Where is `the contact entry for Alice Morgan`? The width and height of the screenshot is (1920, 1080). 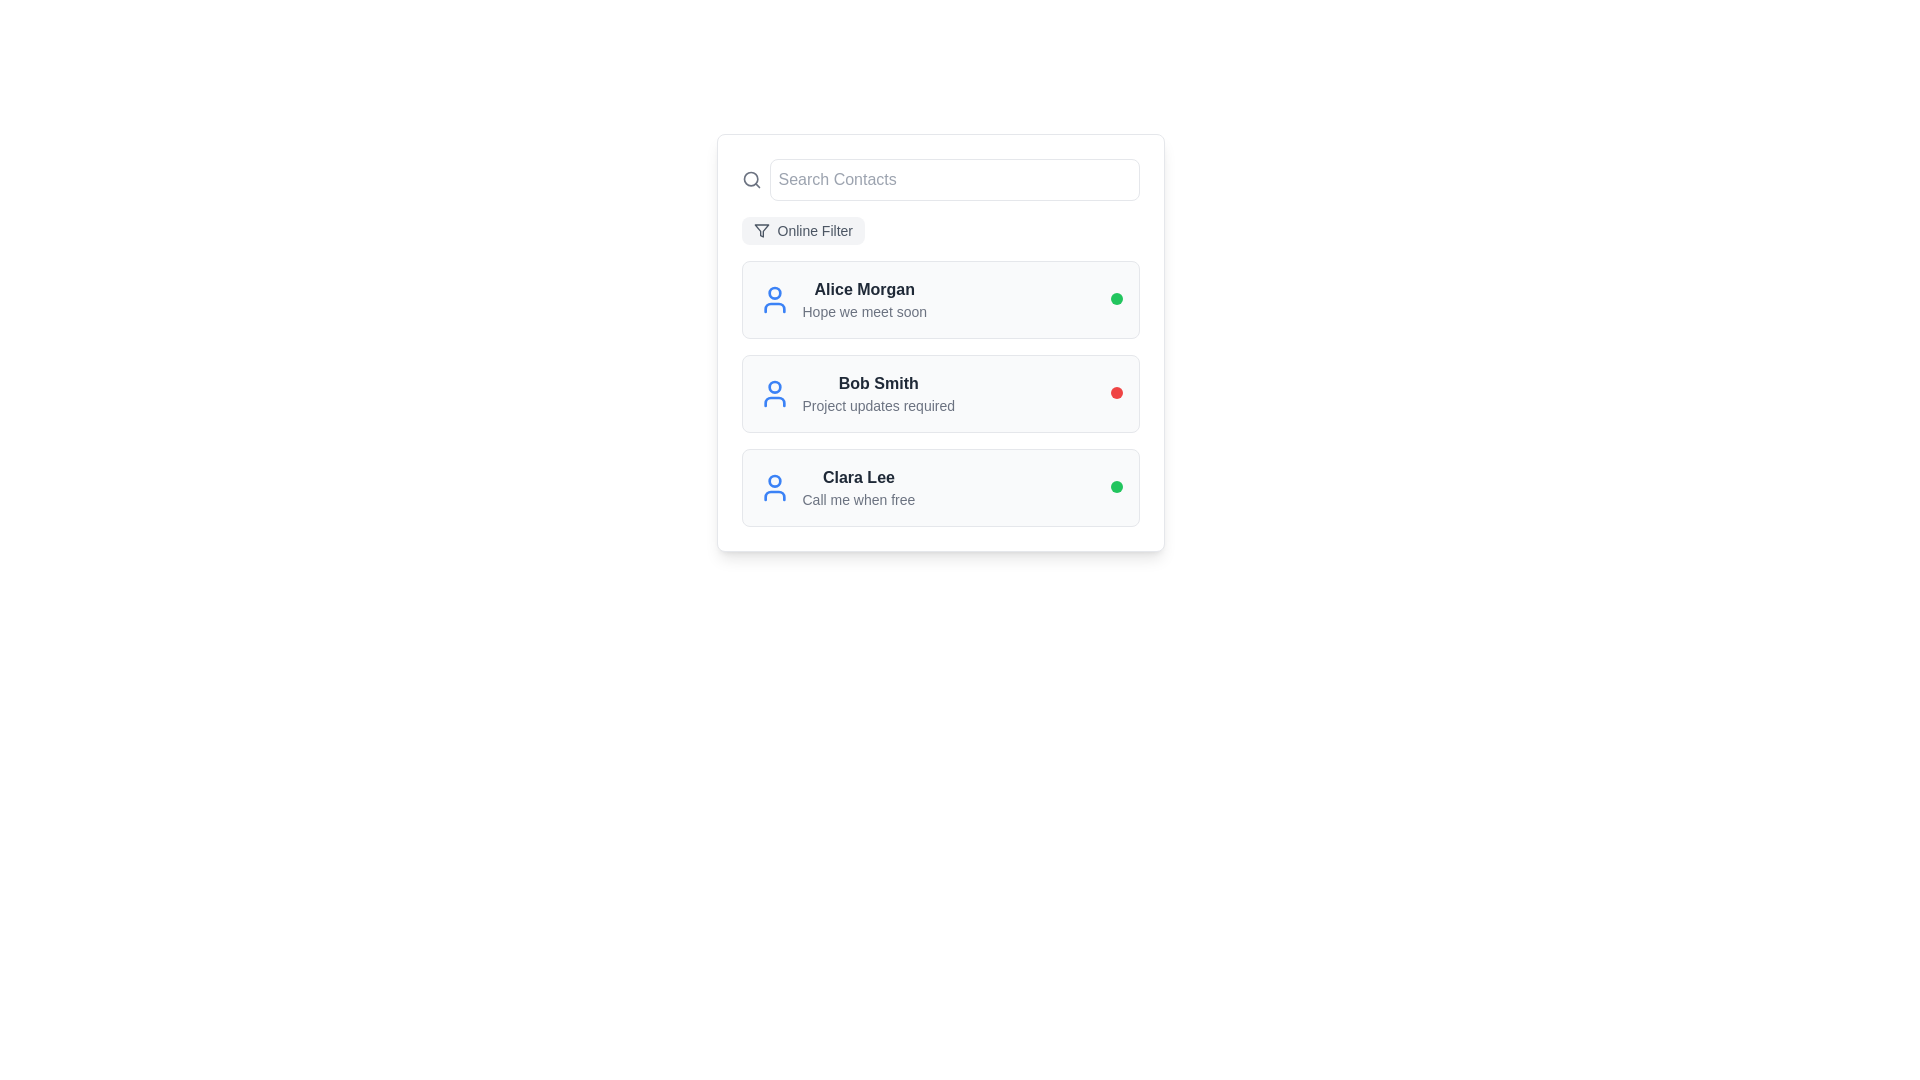 the contact entry for Alice Morgan is located at coordinates (842, 300).